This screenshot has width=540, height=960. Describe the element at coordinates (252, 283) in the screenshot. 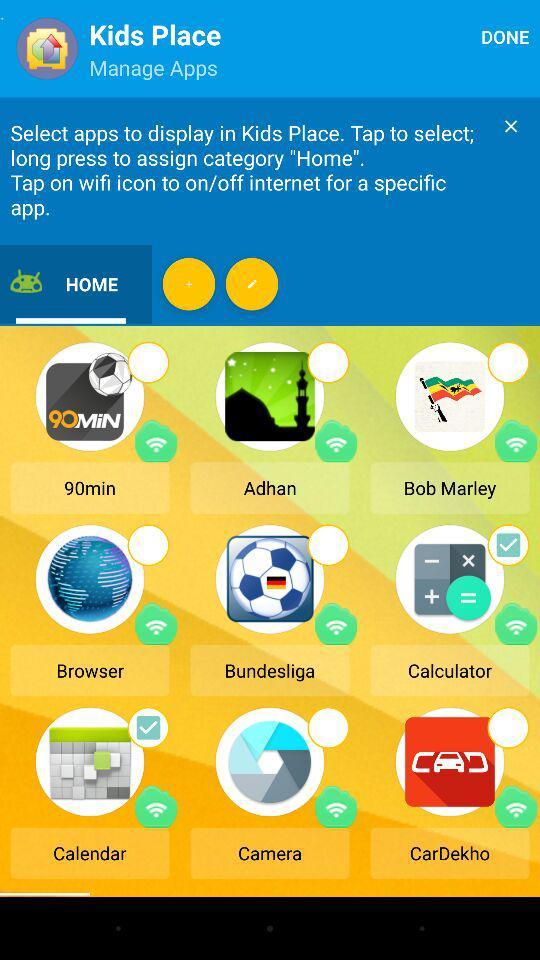

I see `more` at that location.